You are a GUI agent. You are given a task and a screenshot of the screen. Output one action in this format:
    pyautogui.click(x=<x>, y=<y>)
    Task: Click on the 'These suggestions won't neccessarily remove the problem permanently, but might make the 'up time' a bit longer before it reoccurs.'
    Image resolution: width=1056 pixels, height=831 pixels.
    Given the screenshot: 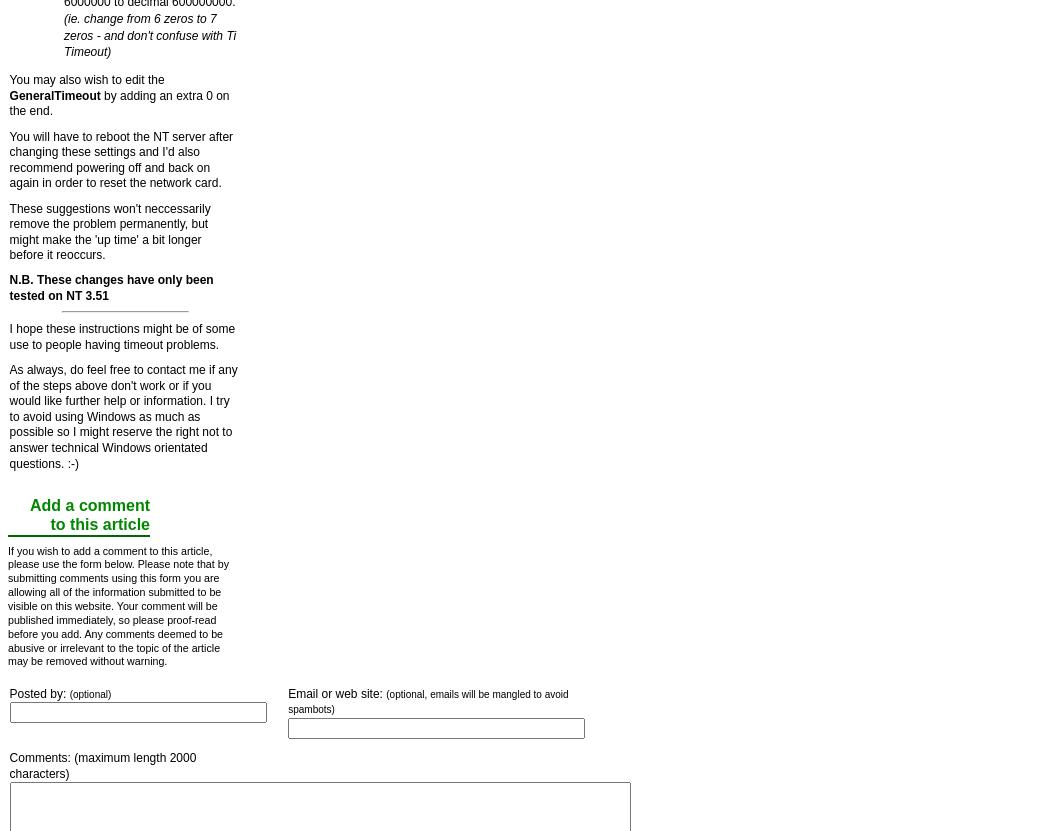 What is the action you would take?
    pyautogui.click(x=108, y=231)
    